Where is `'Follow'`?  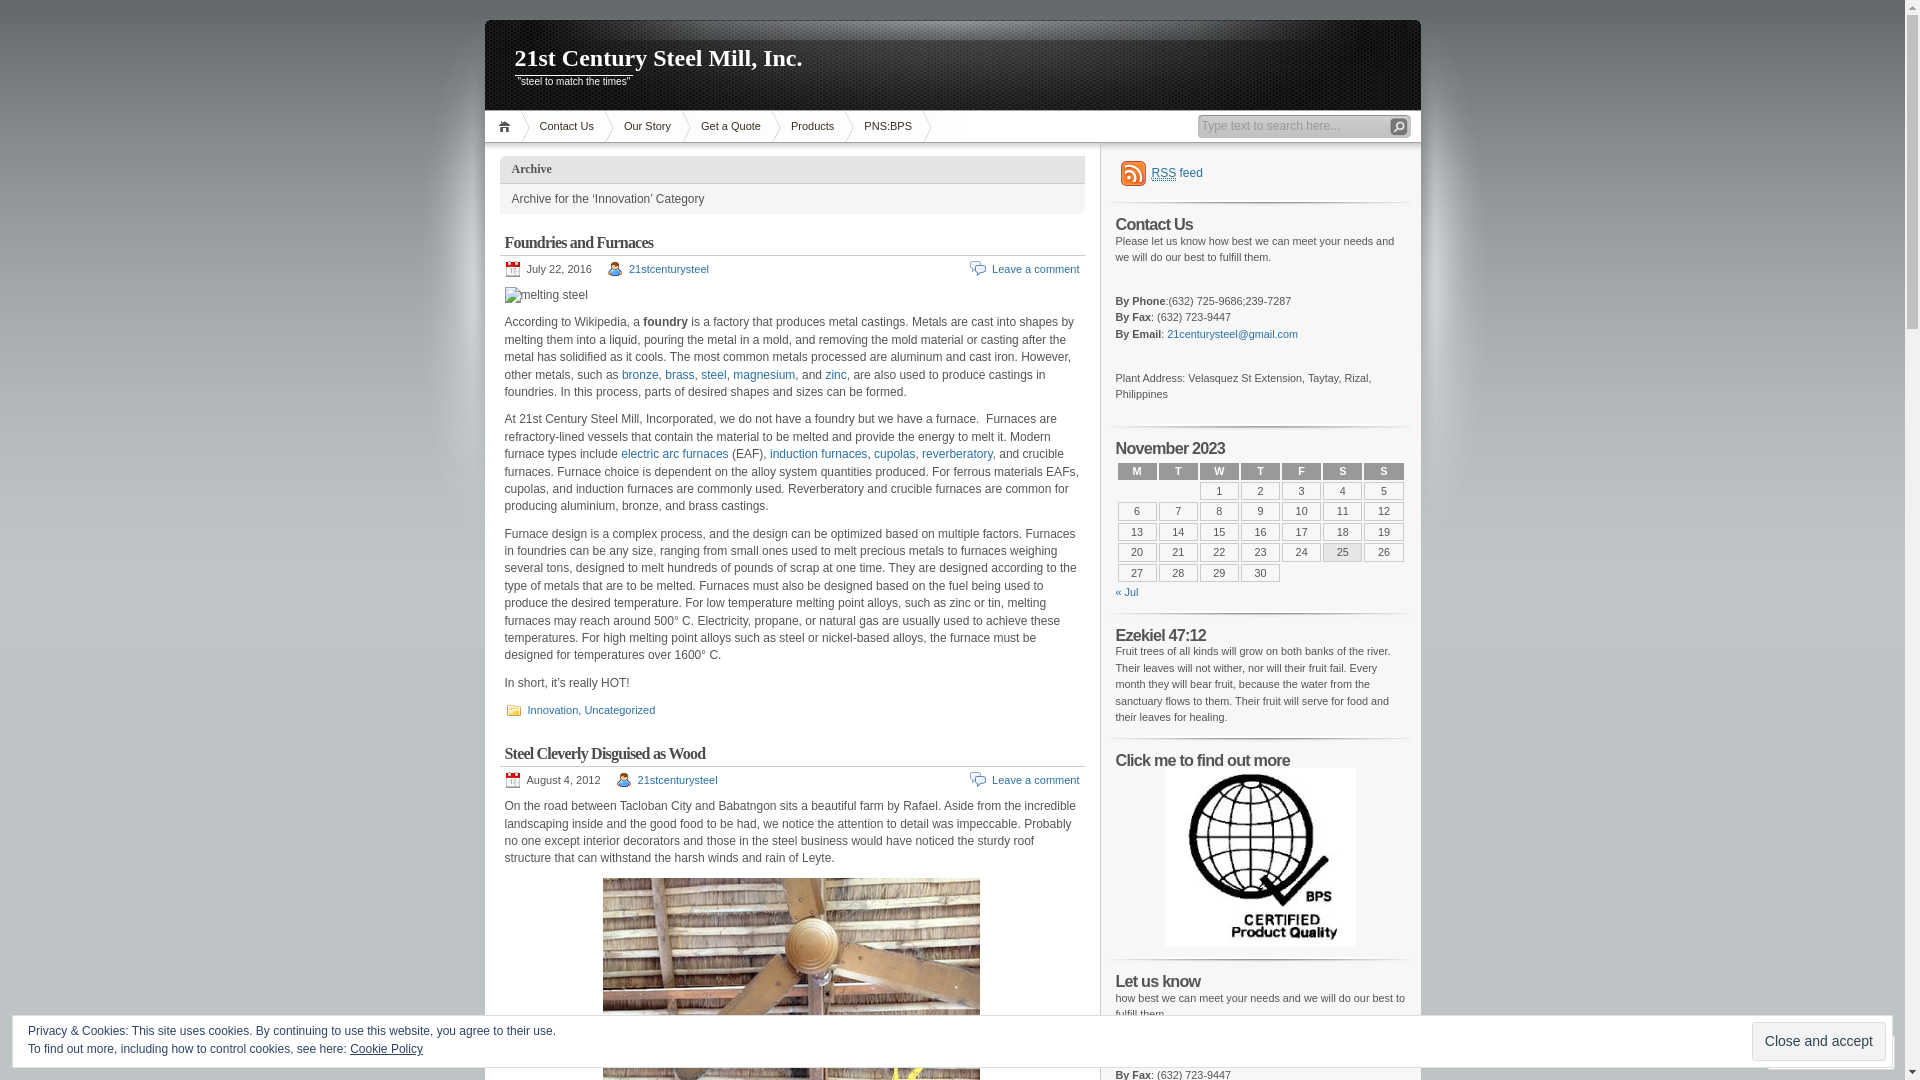
'Follow' is located at coordinates (1813, 1051).